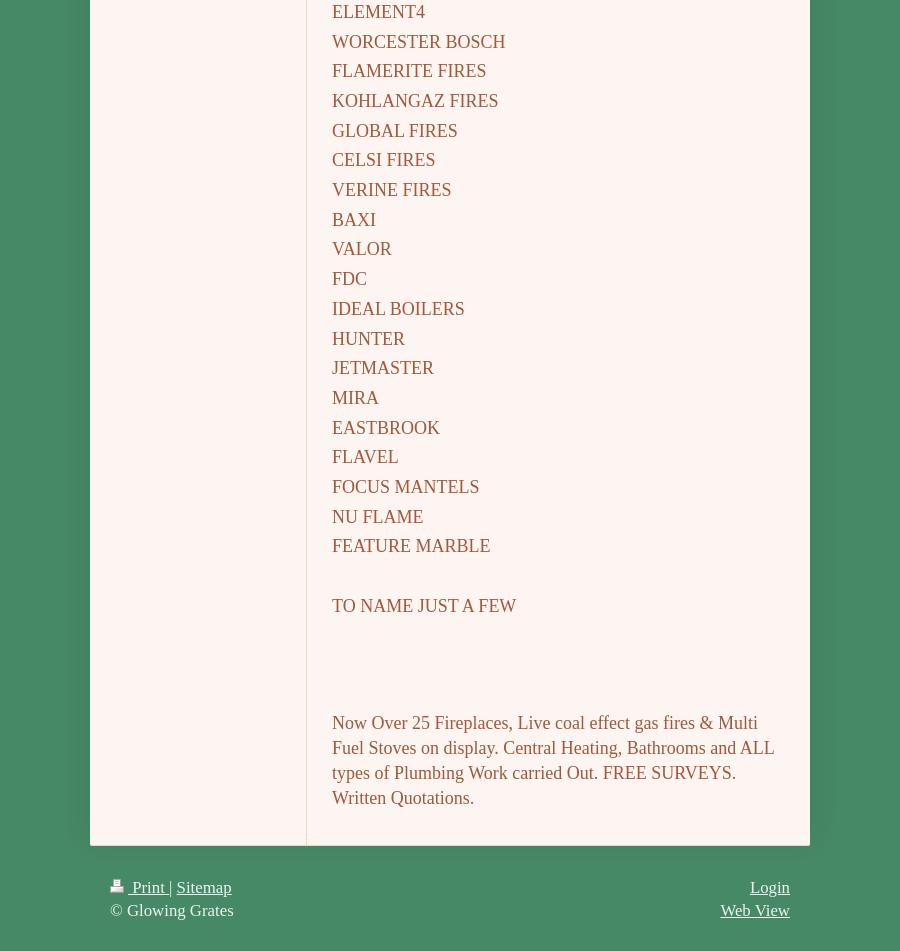 This screenshot has height=951, width=900. What do you see at coordinates (361, 248) in the screenshot?
I see `'VALOR'` at bounding box center [361, 248].